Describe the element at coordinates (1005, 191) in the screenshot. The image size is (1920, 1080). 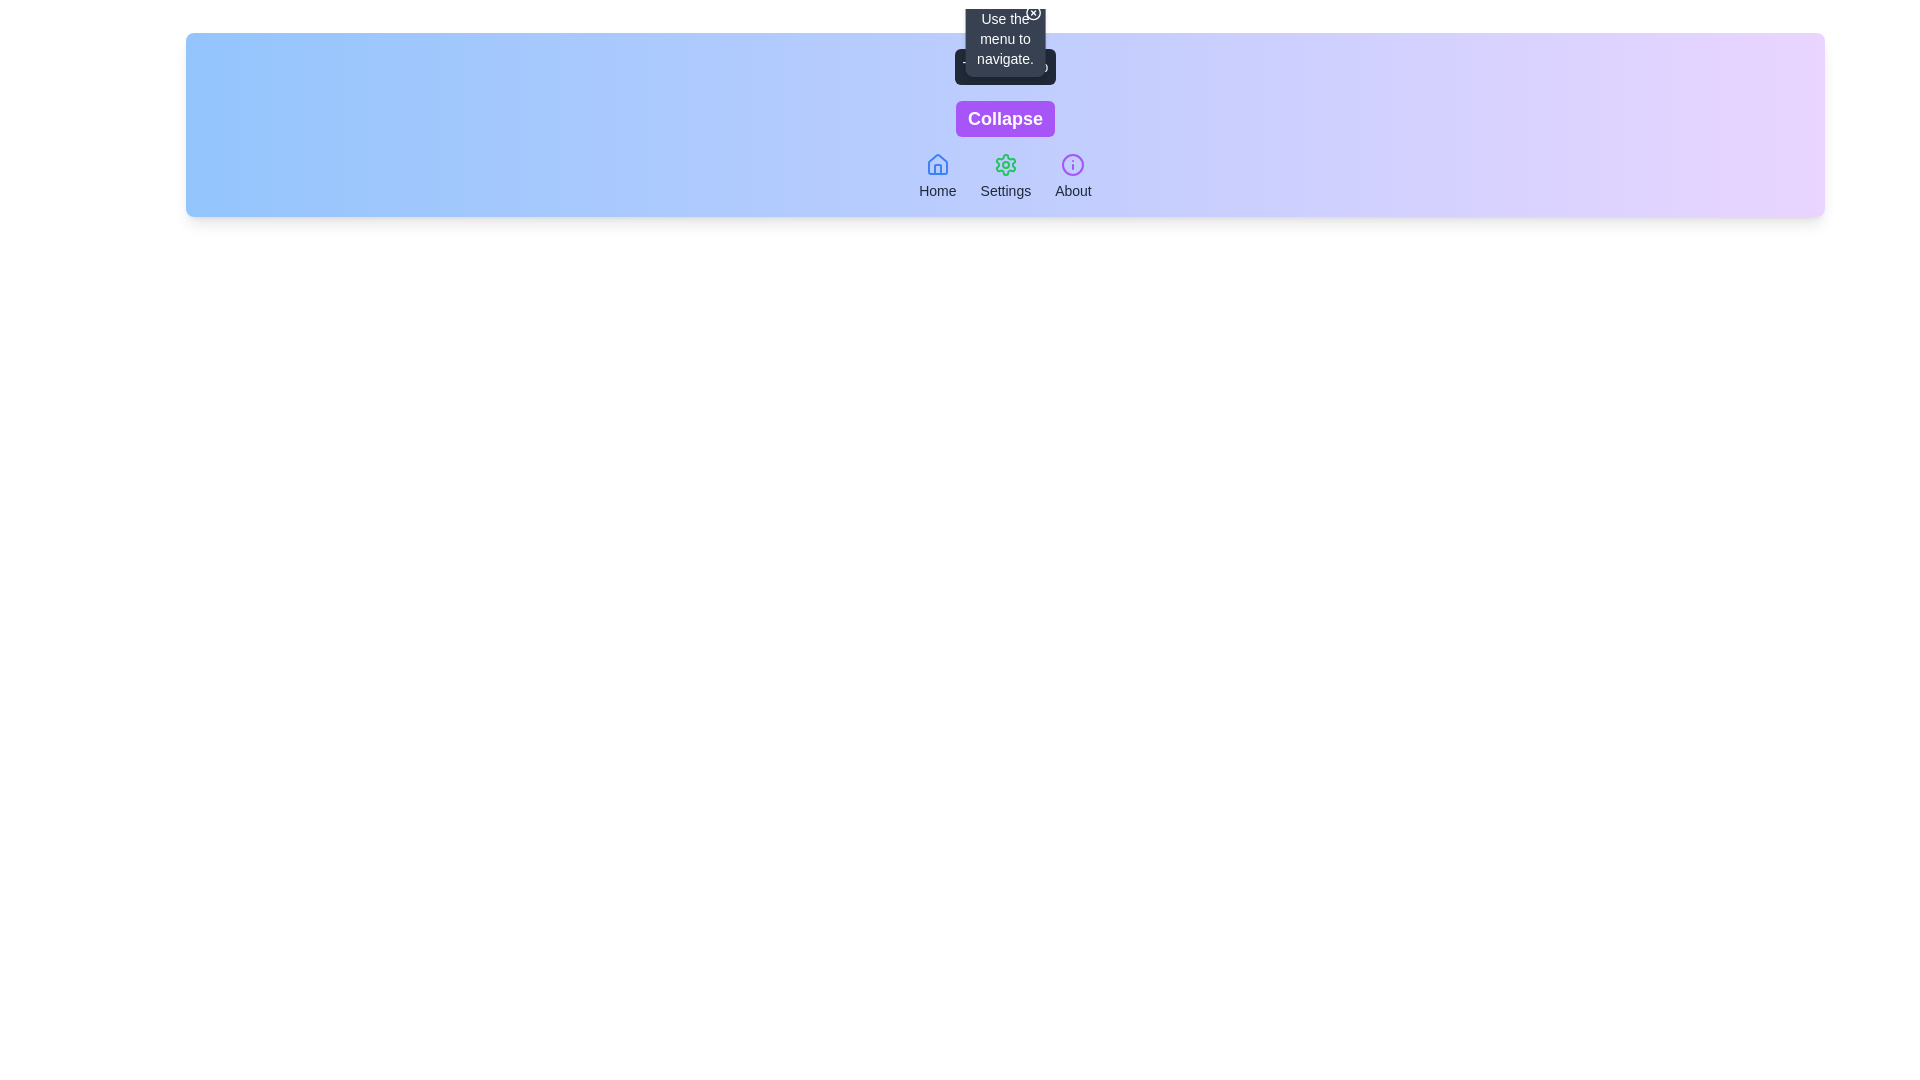
I see `the static text label displaying 'Settings' located below the green gear icon in the navigation section` at that location.